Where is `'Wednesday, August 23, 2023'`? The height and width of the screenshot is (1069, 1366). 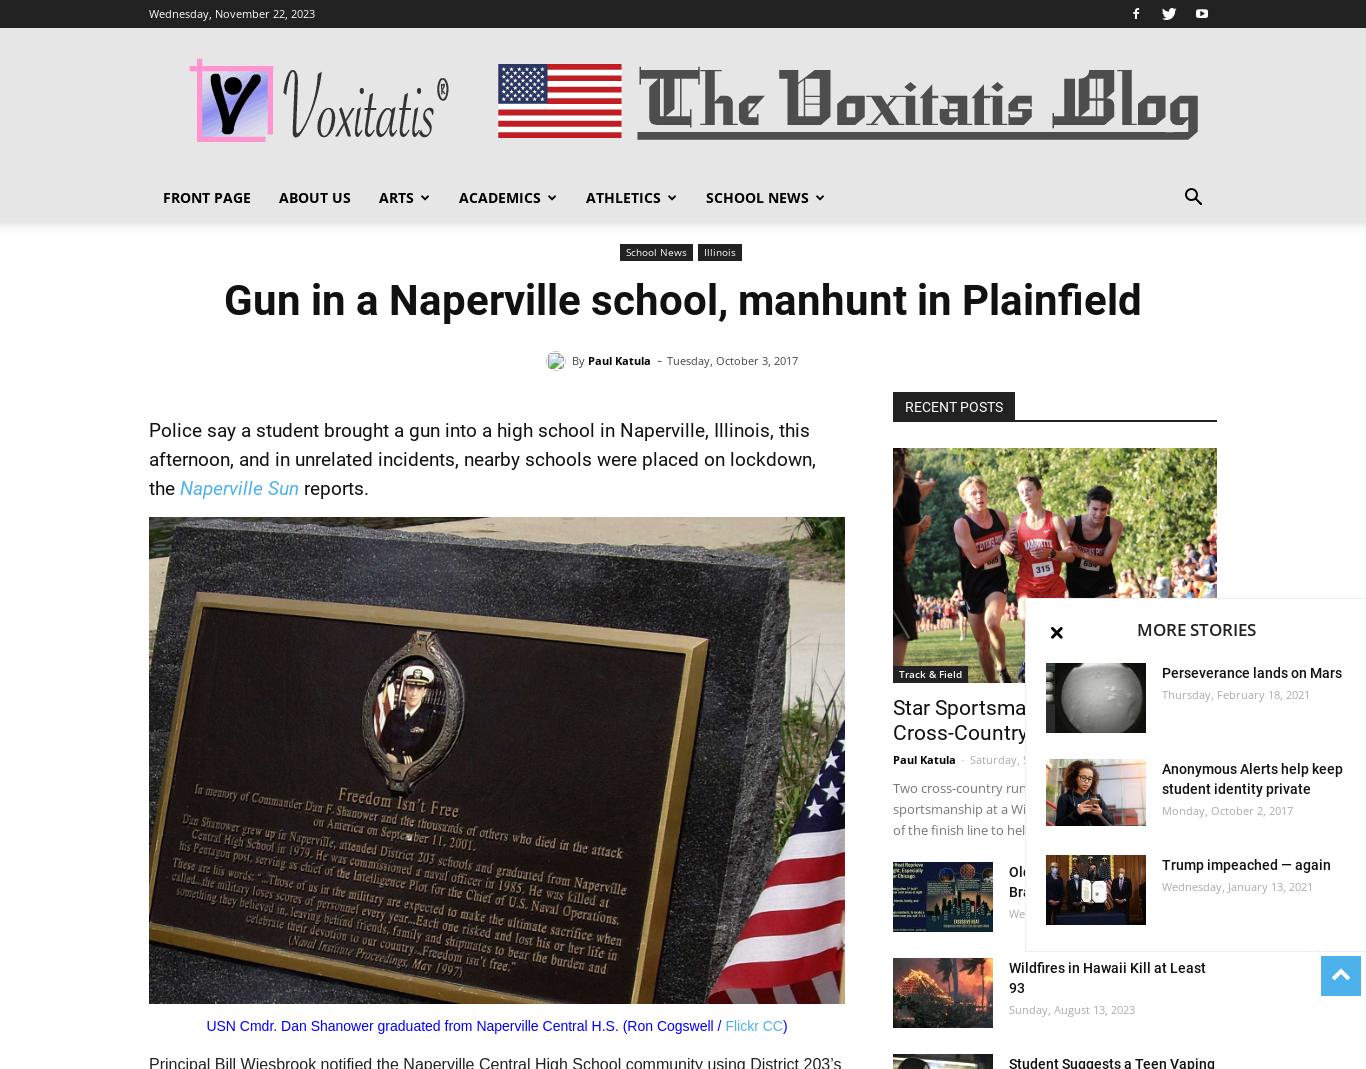 'Wednesday, August 23, 2023' is located at coordinates (1009, 912).